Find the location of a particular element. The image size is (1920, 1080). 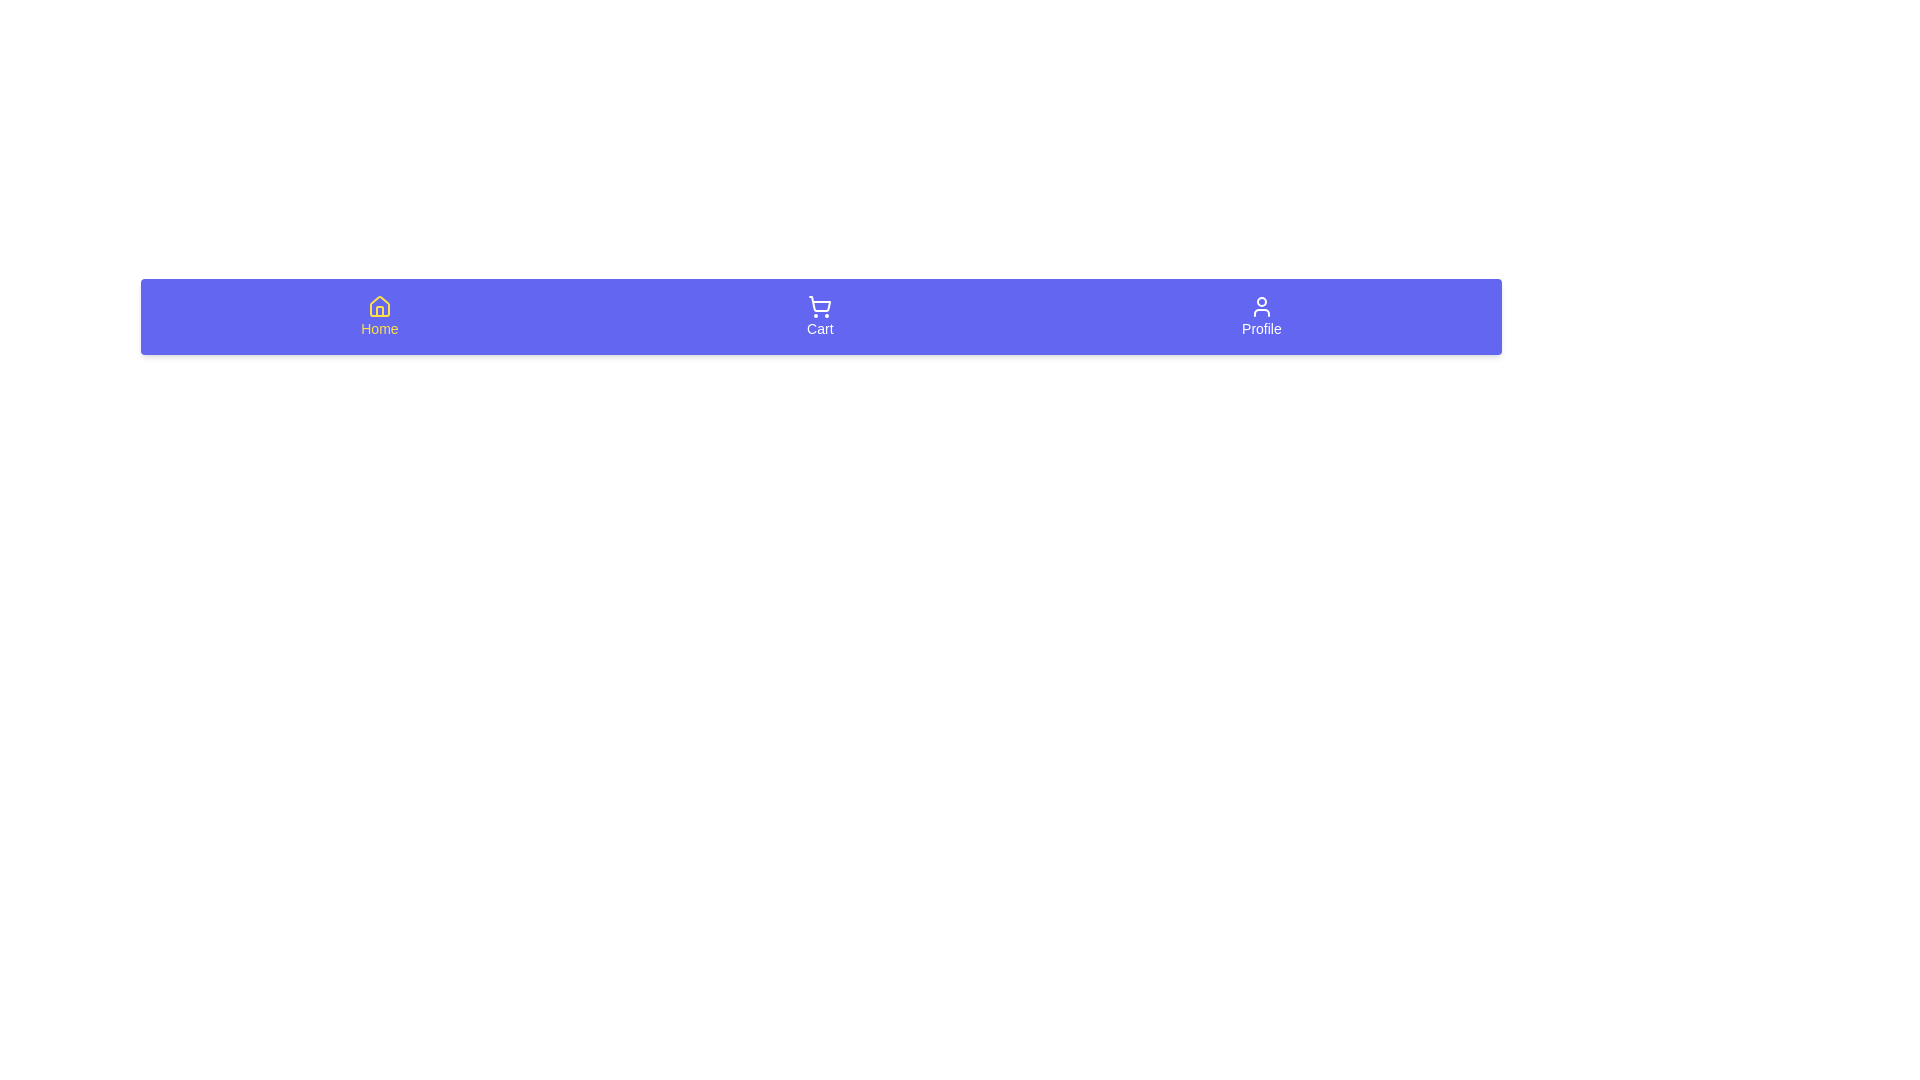

the Profile tab is located at coordinates (1260, 315).